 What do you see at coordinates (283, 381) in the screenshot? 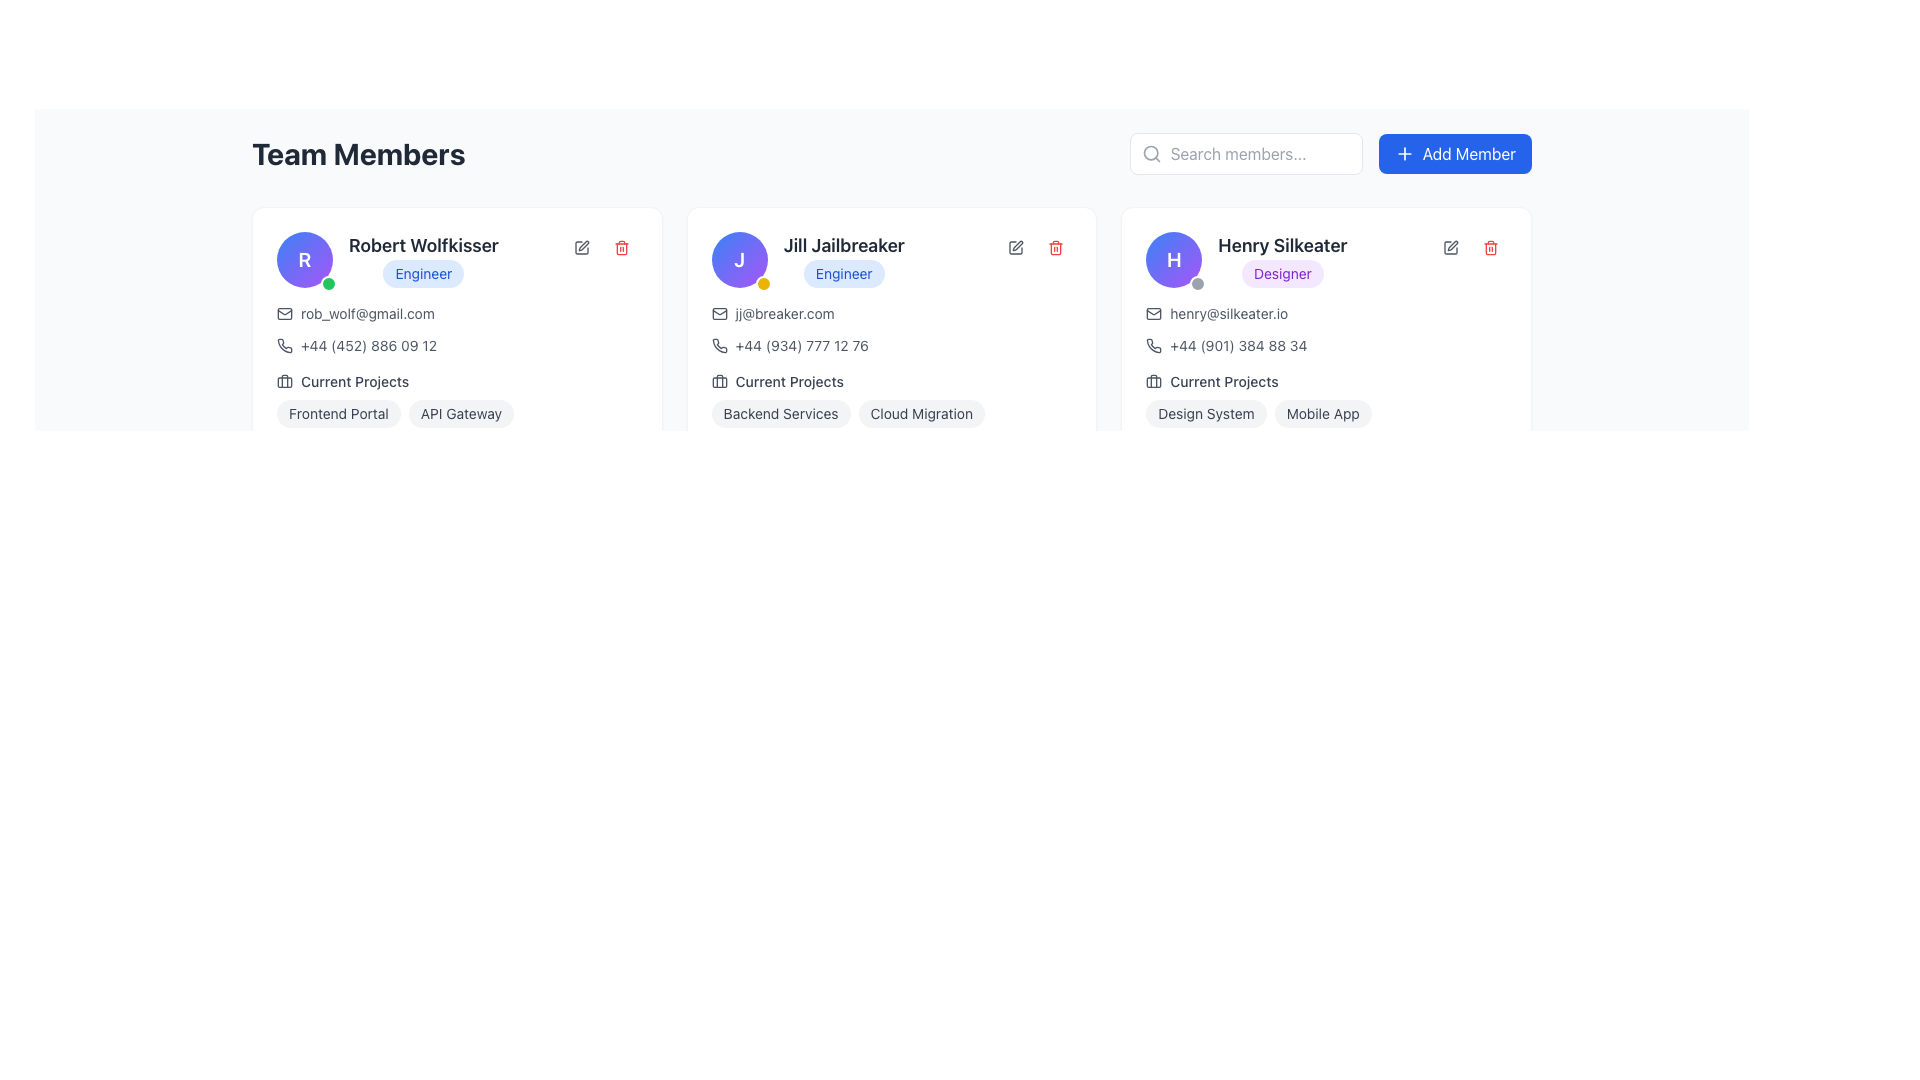
I see `the briefcase icon located in the 'Current Projects' section associated with team member 'Robert Wolfkisser'` at bounding box center [283, 381].